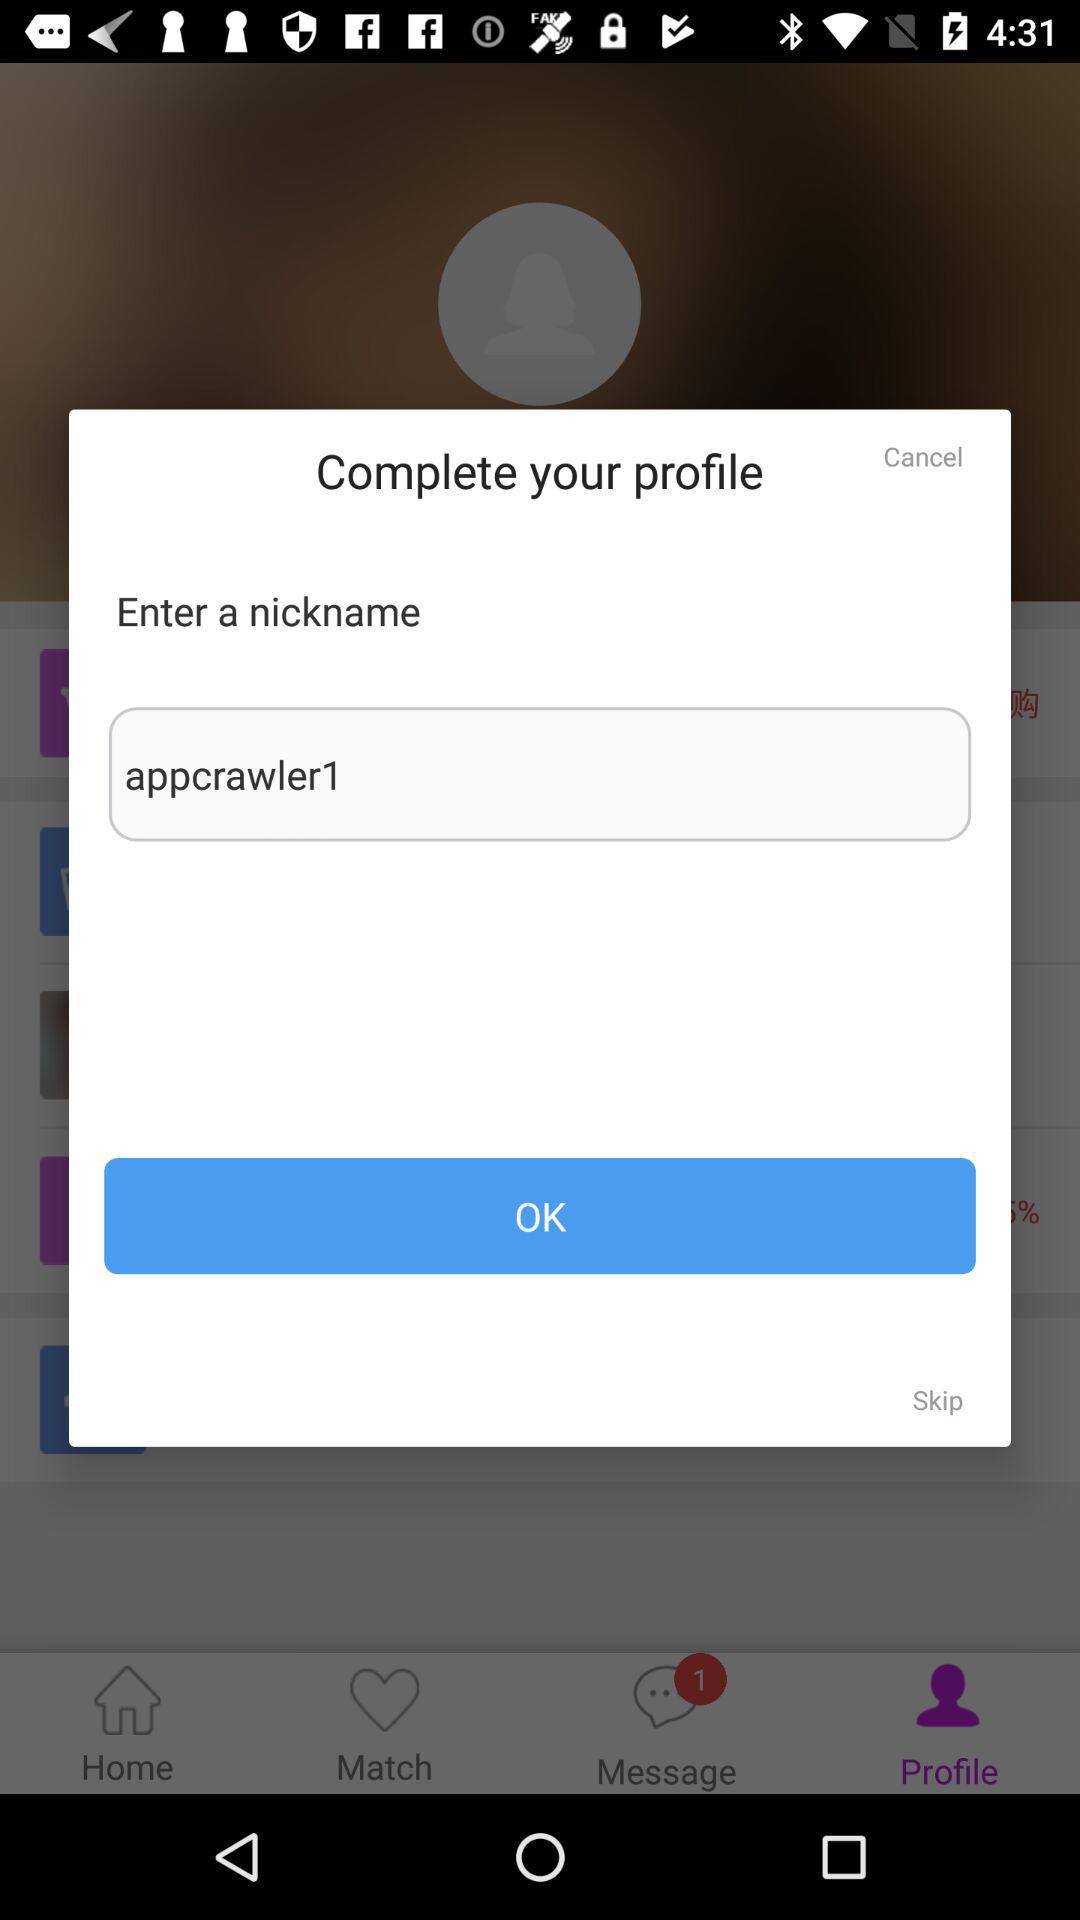 The width and height of the screenshot is (1080, 1920). Describe the element at coordinates (540, 773) in the screenshot. I see `the appcrawler1 icon` at that location.